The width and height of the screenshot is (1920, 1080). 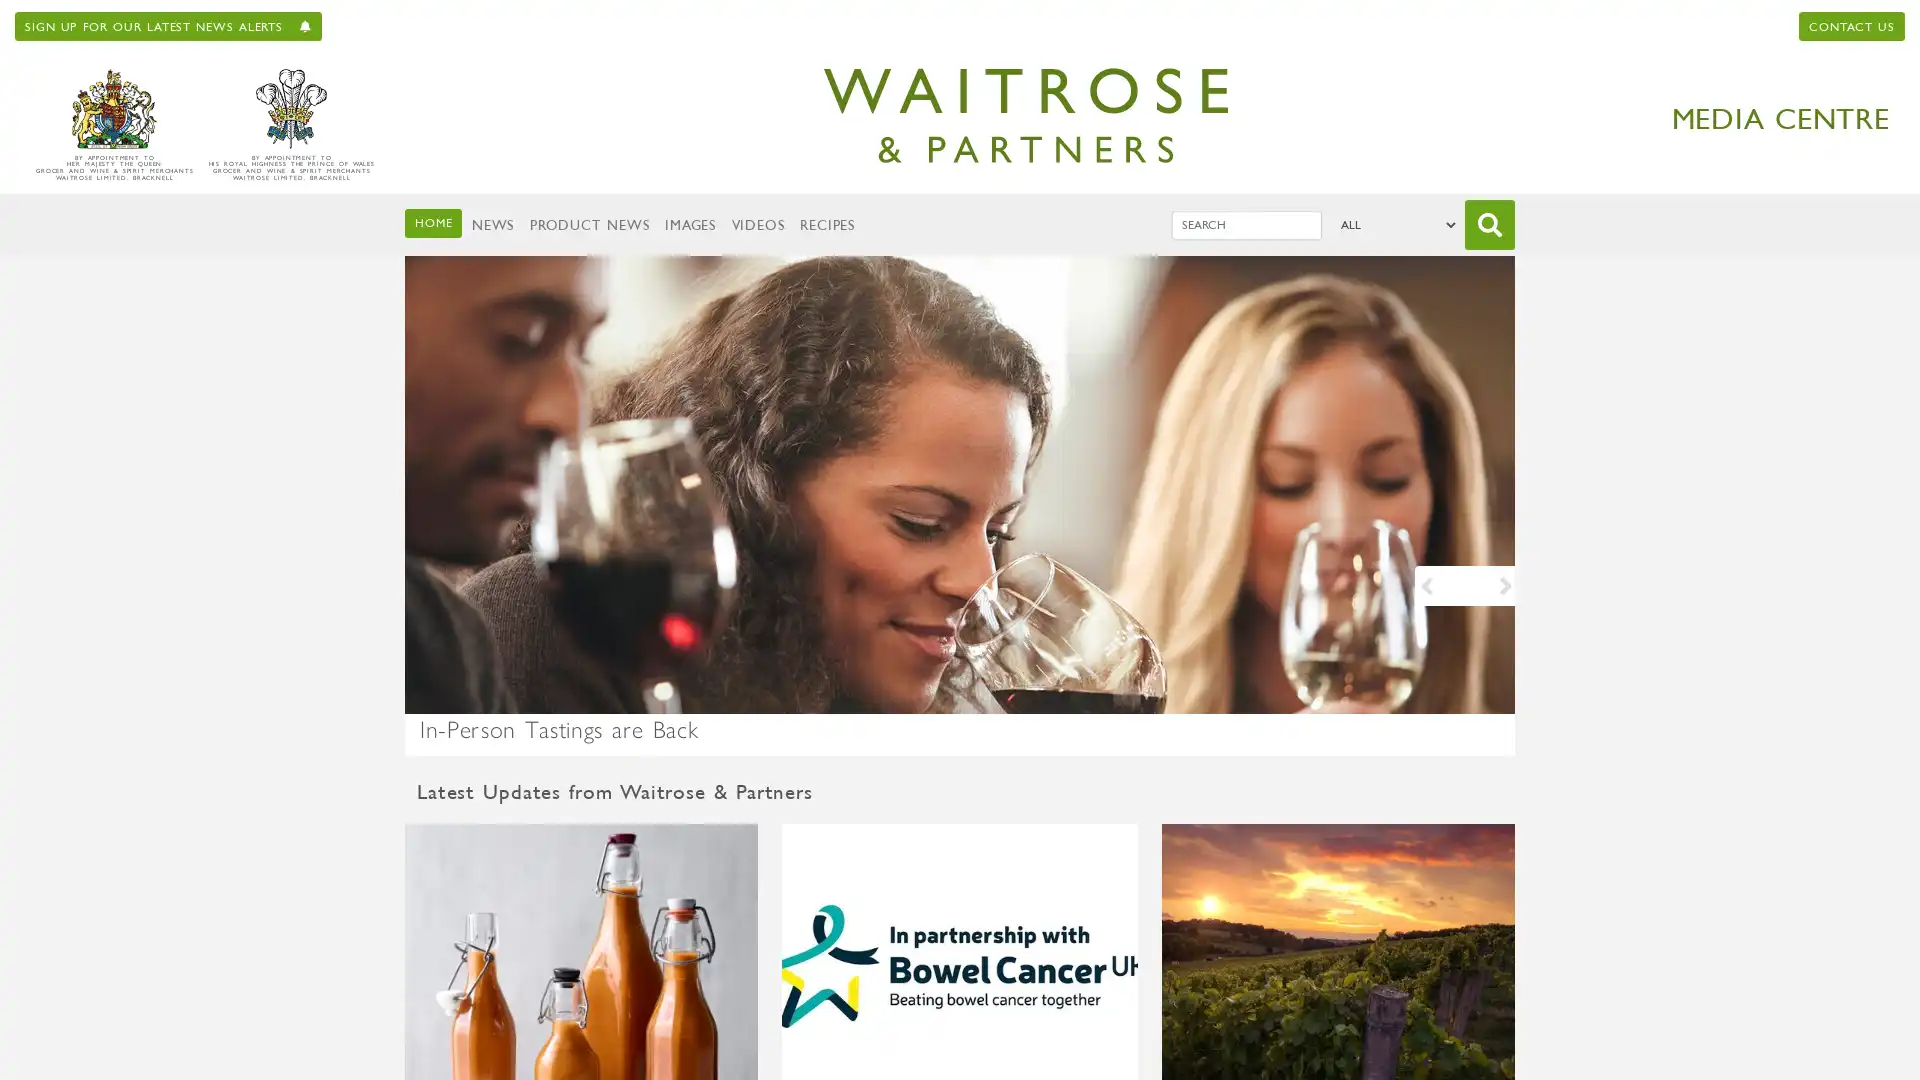 What do you see at coordinates (756, 224) in the screenshot?
I see `VIDEOS` at bounding box center [756, 224].